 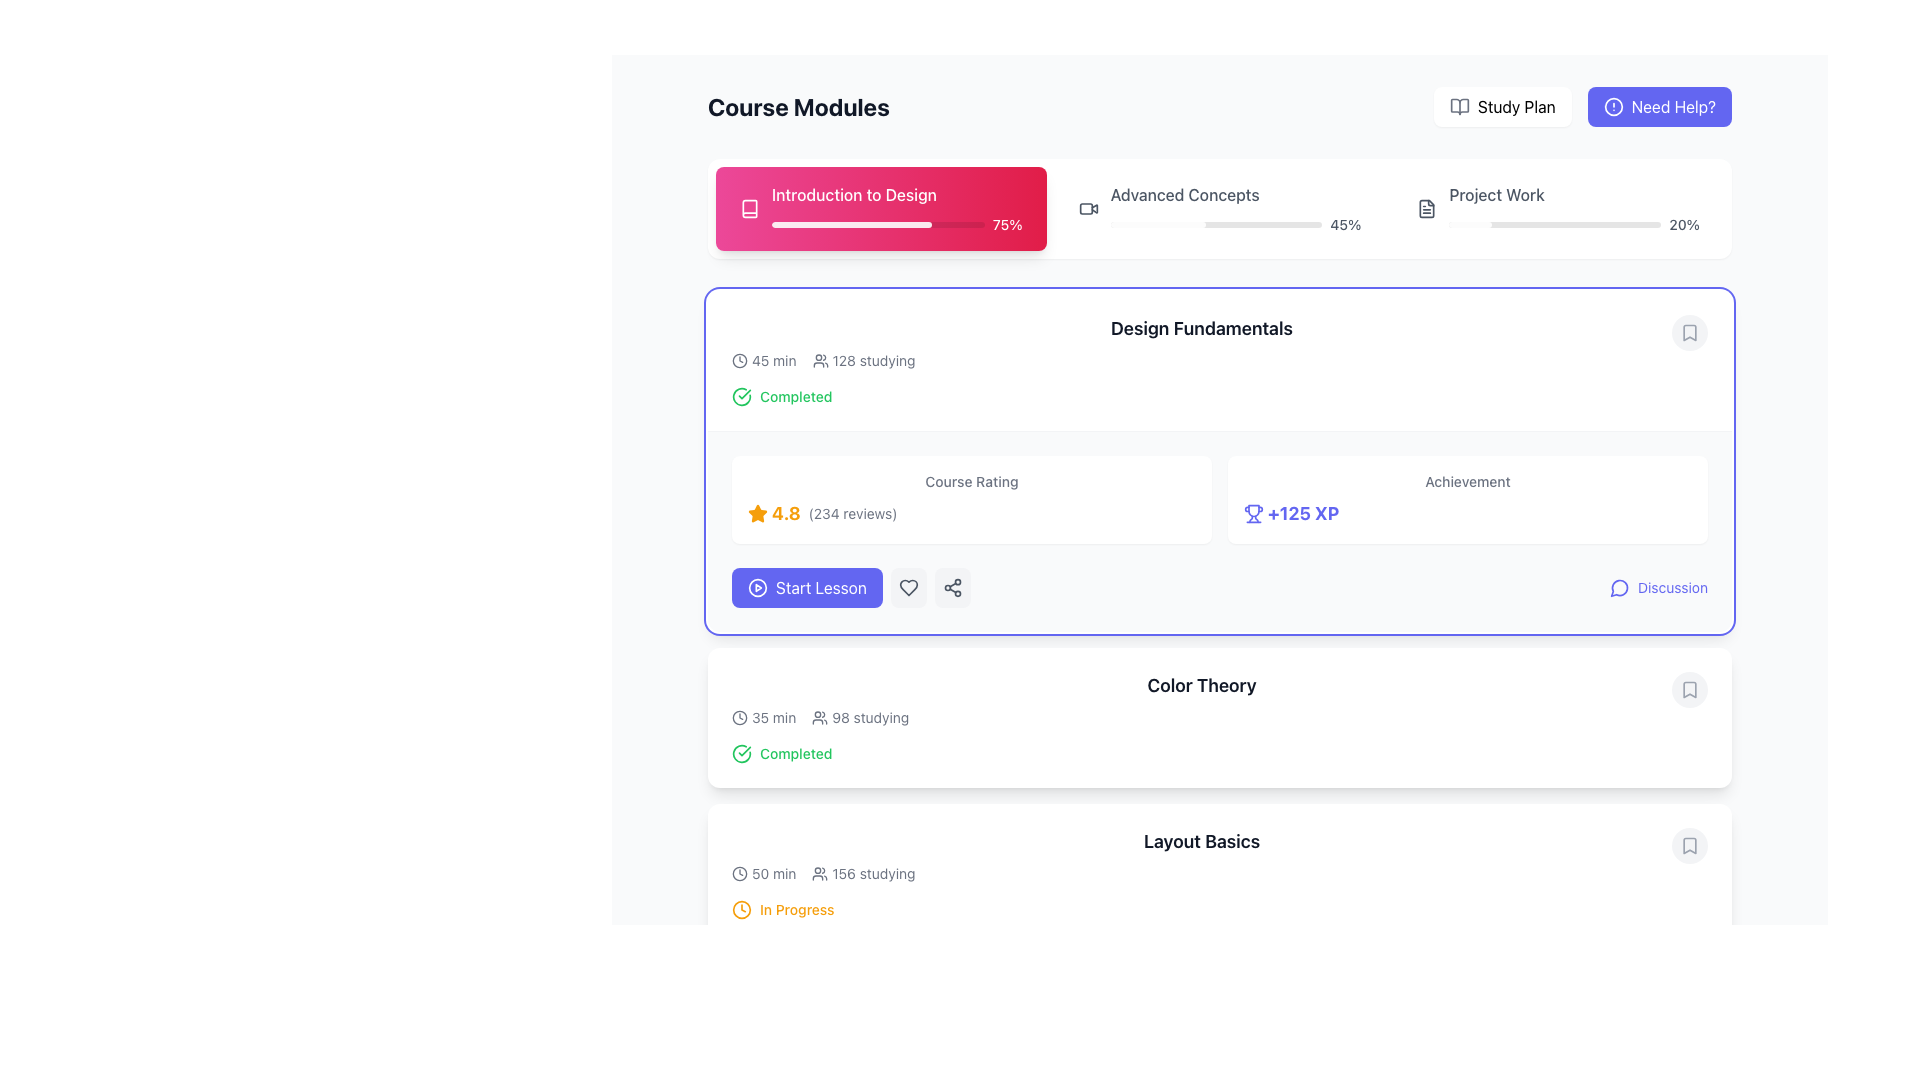 What do you see at coordinates (1200, 685) in the screenshot?
I see `the header text 'Color Theory'` at bounding box center [1200, 685].